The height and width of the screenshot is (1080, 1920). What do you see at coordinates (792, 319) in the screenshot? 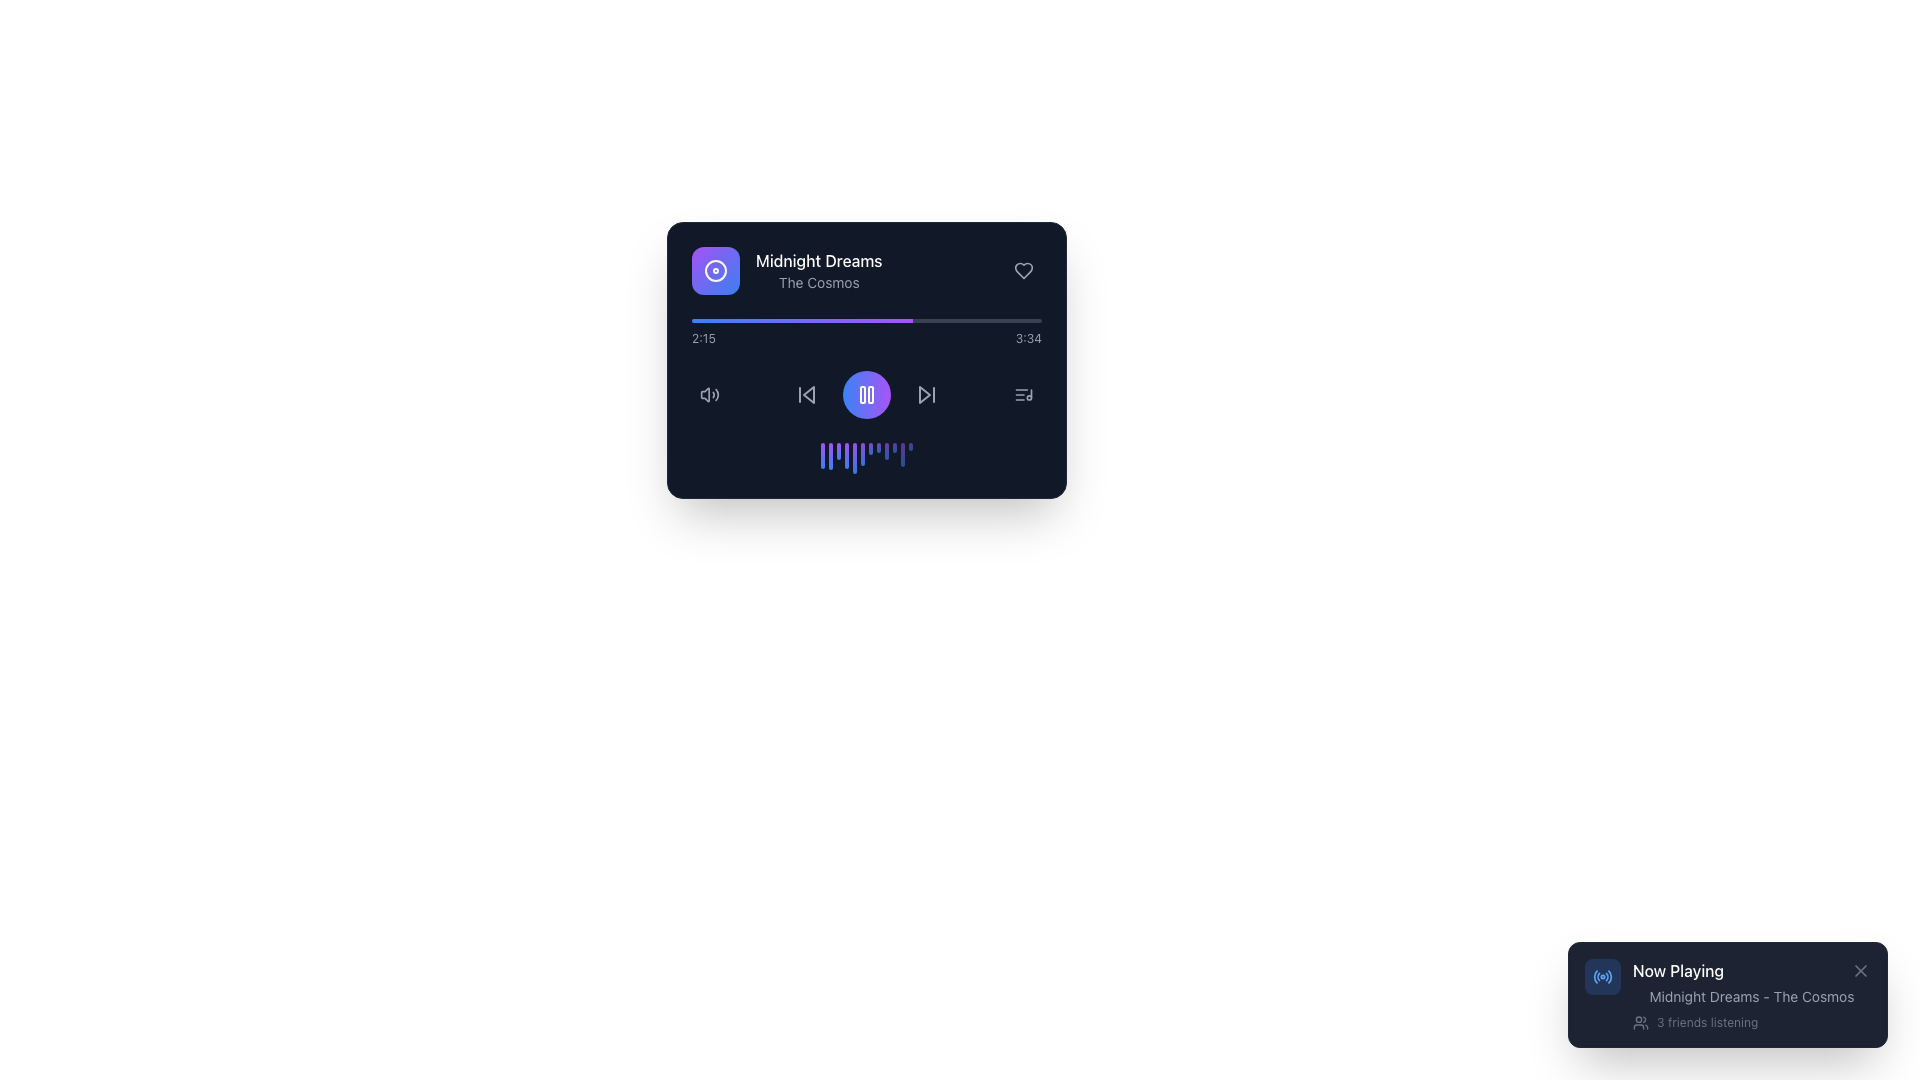
I see `playback progress` at bounding box center [792, 319].